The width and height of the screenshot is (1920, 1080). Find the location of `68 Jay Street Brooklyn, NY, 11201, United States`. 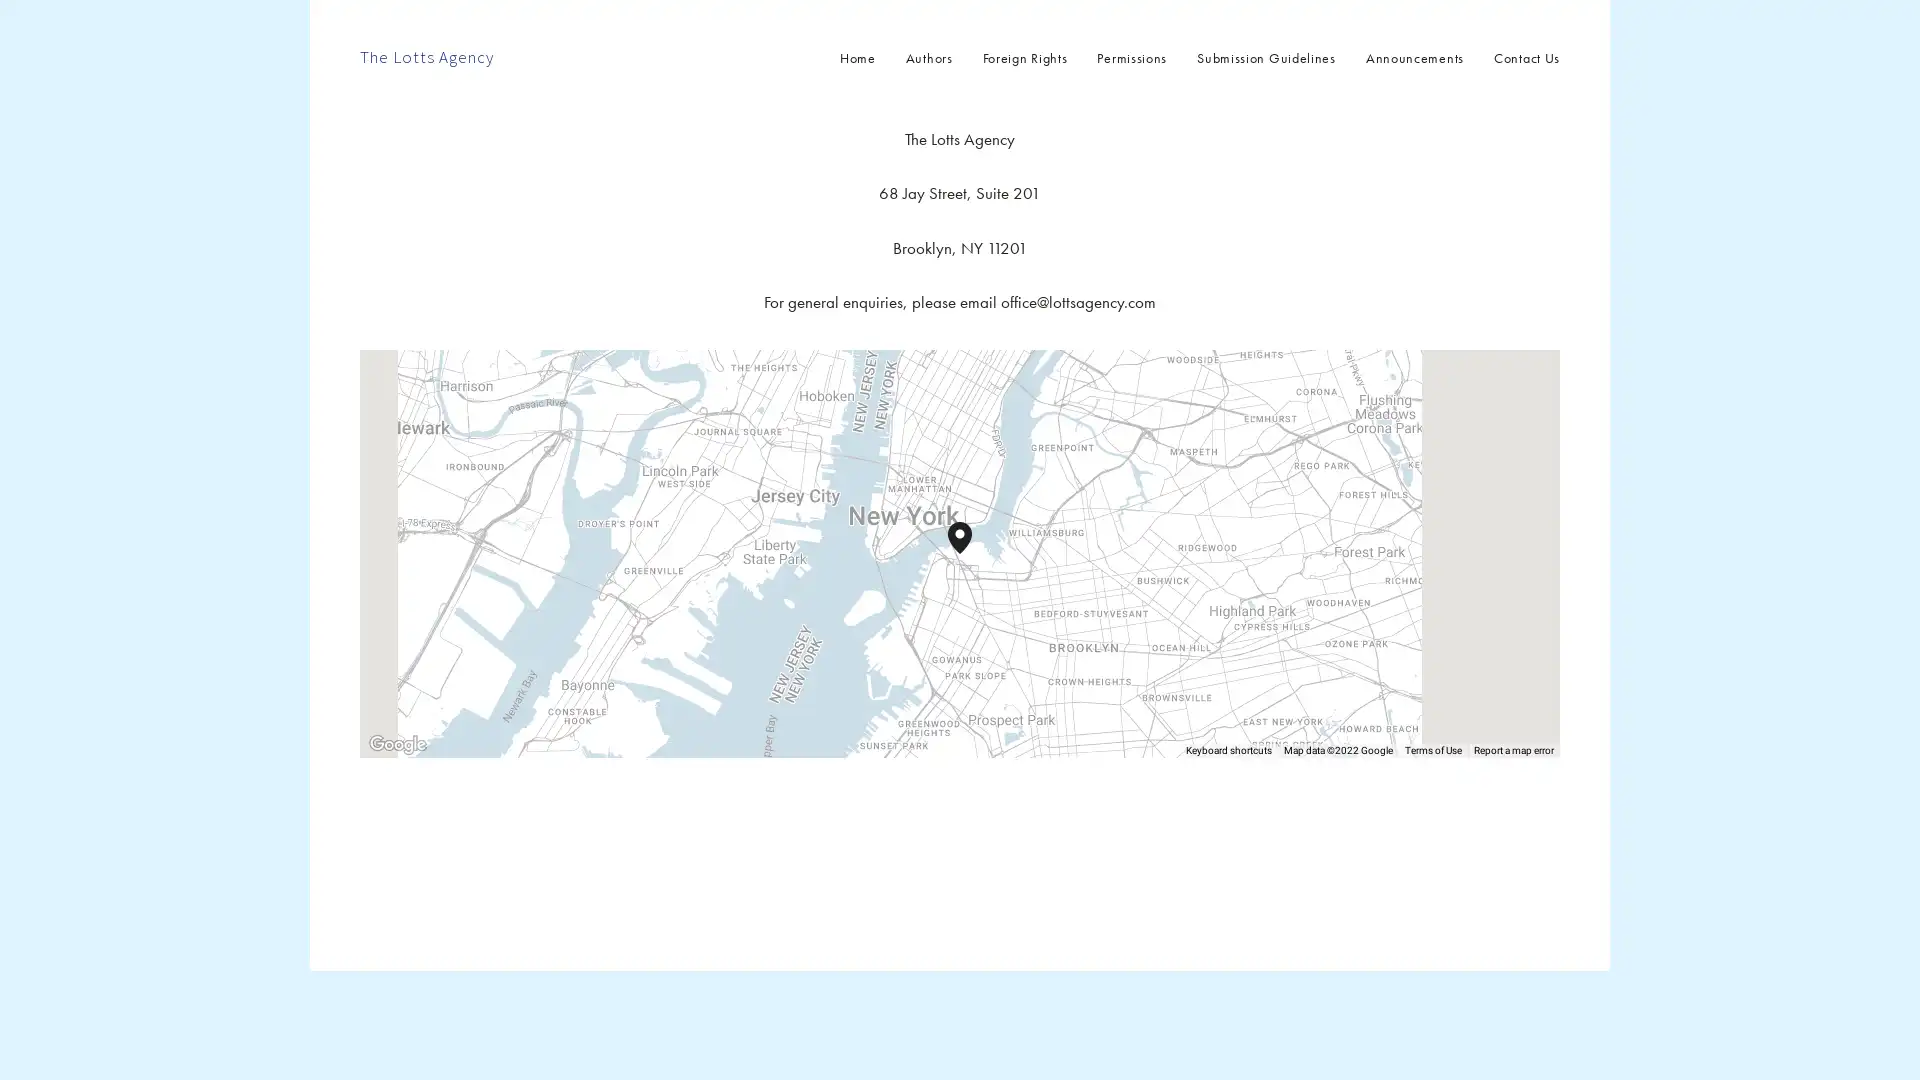

68 Jay Street Brooklyn, NY, 11201, United States is located at coordinates (972, 554).